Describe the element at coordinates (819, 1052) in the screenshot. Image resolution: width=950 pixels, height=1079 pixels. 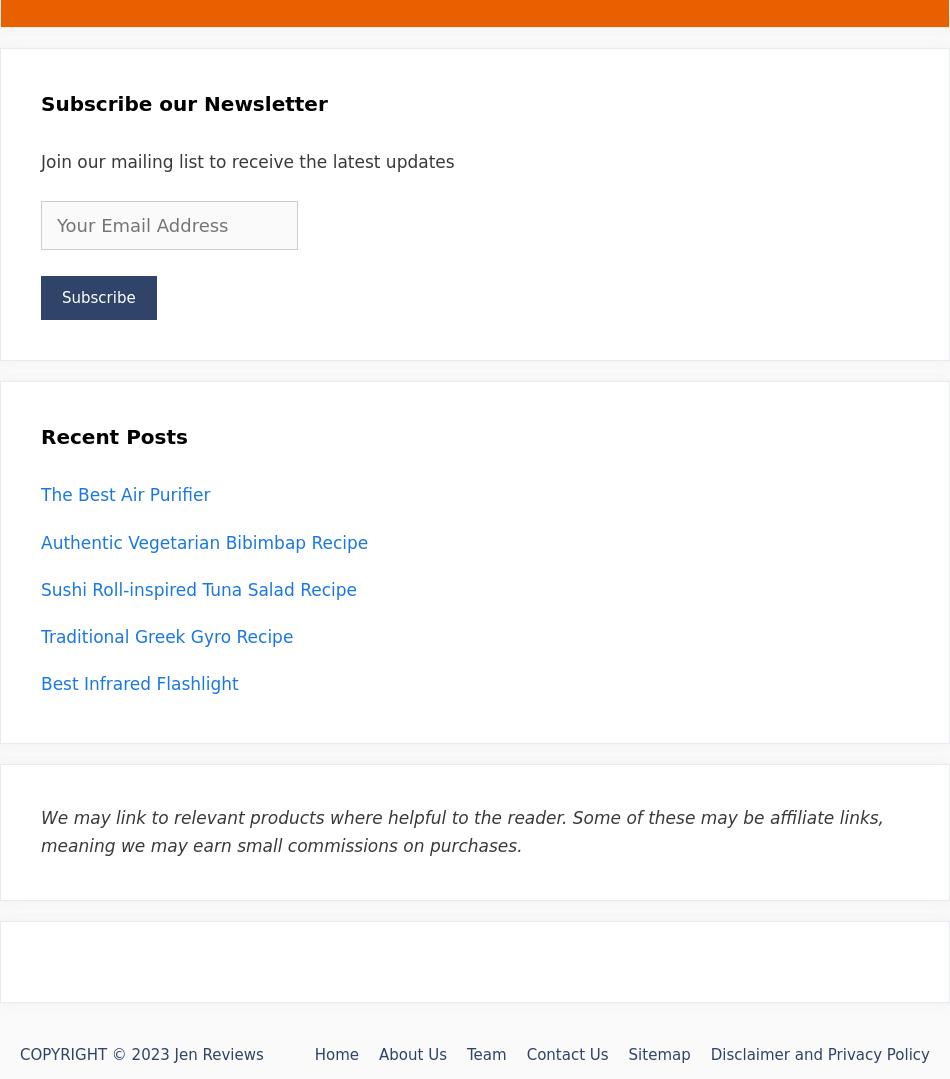
I see `'Disclaimer and Privacy Policy'` at that location.